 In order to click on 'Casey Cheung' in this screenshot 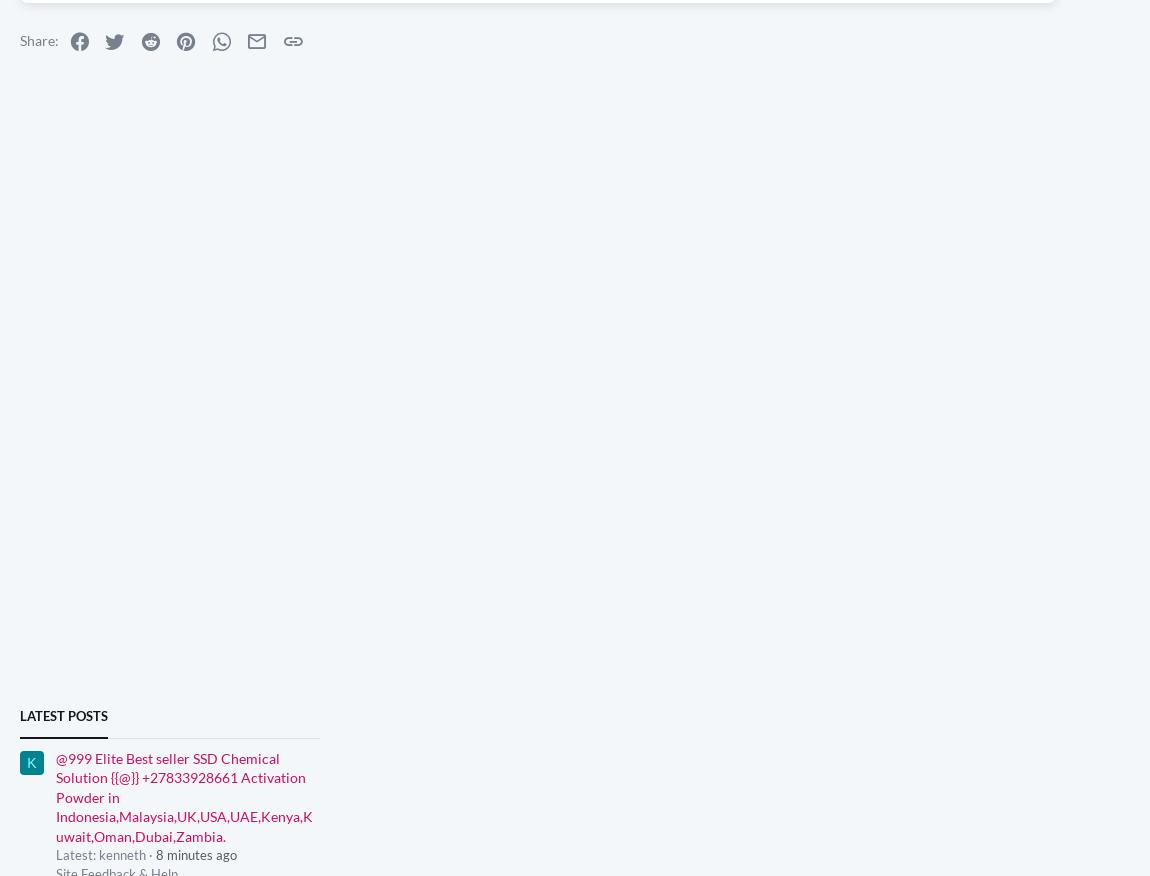, I will do `click(177, 18)`.